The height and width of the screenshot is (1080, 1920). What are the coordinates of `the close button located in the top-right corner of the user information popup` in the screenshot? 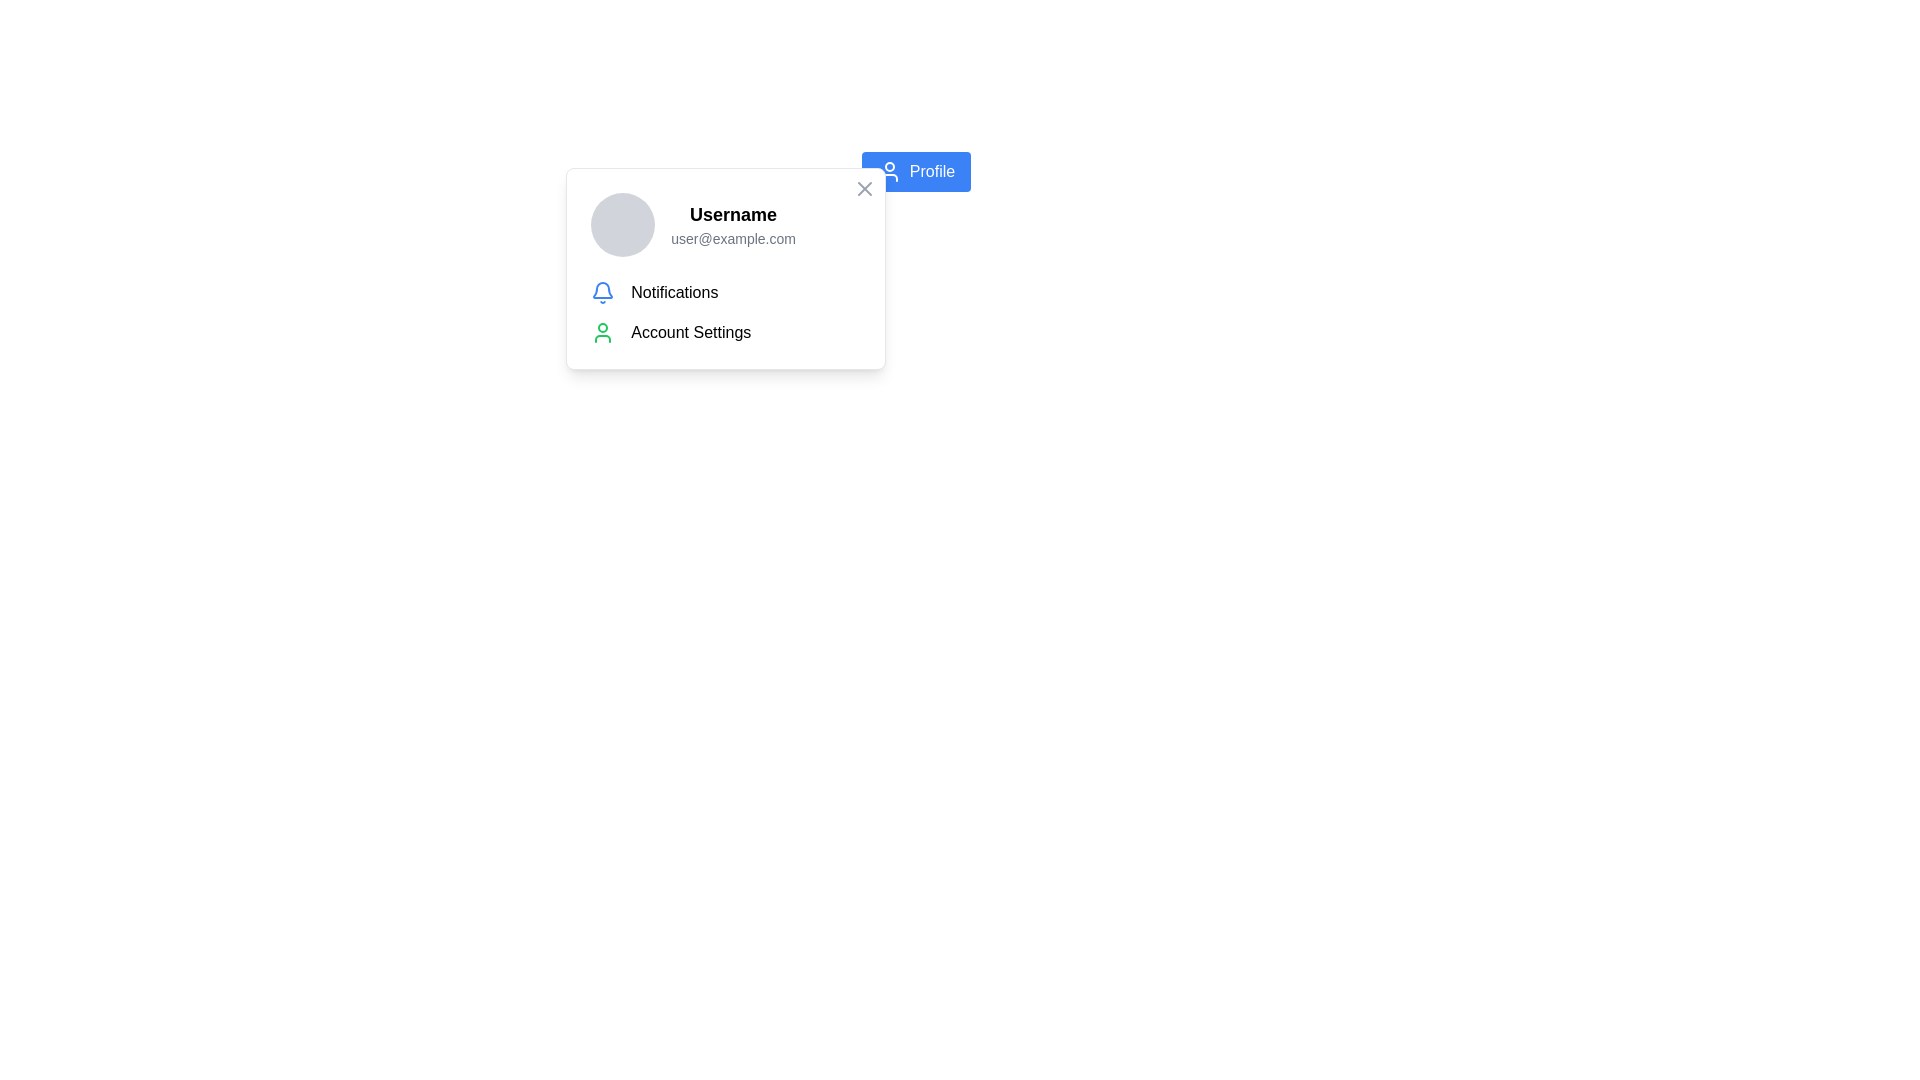 It's located at (865, 189).